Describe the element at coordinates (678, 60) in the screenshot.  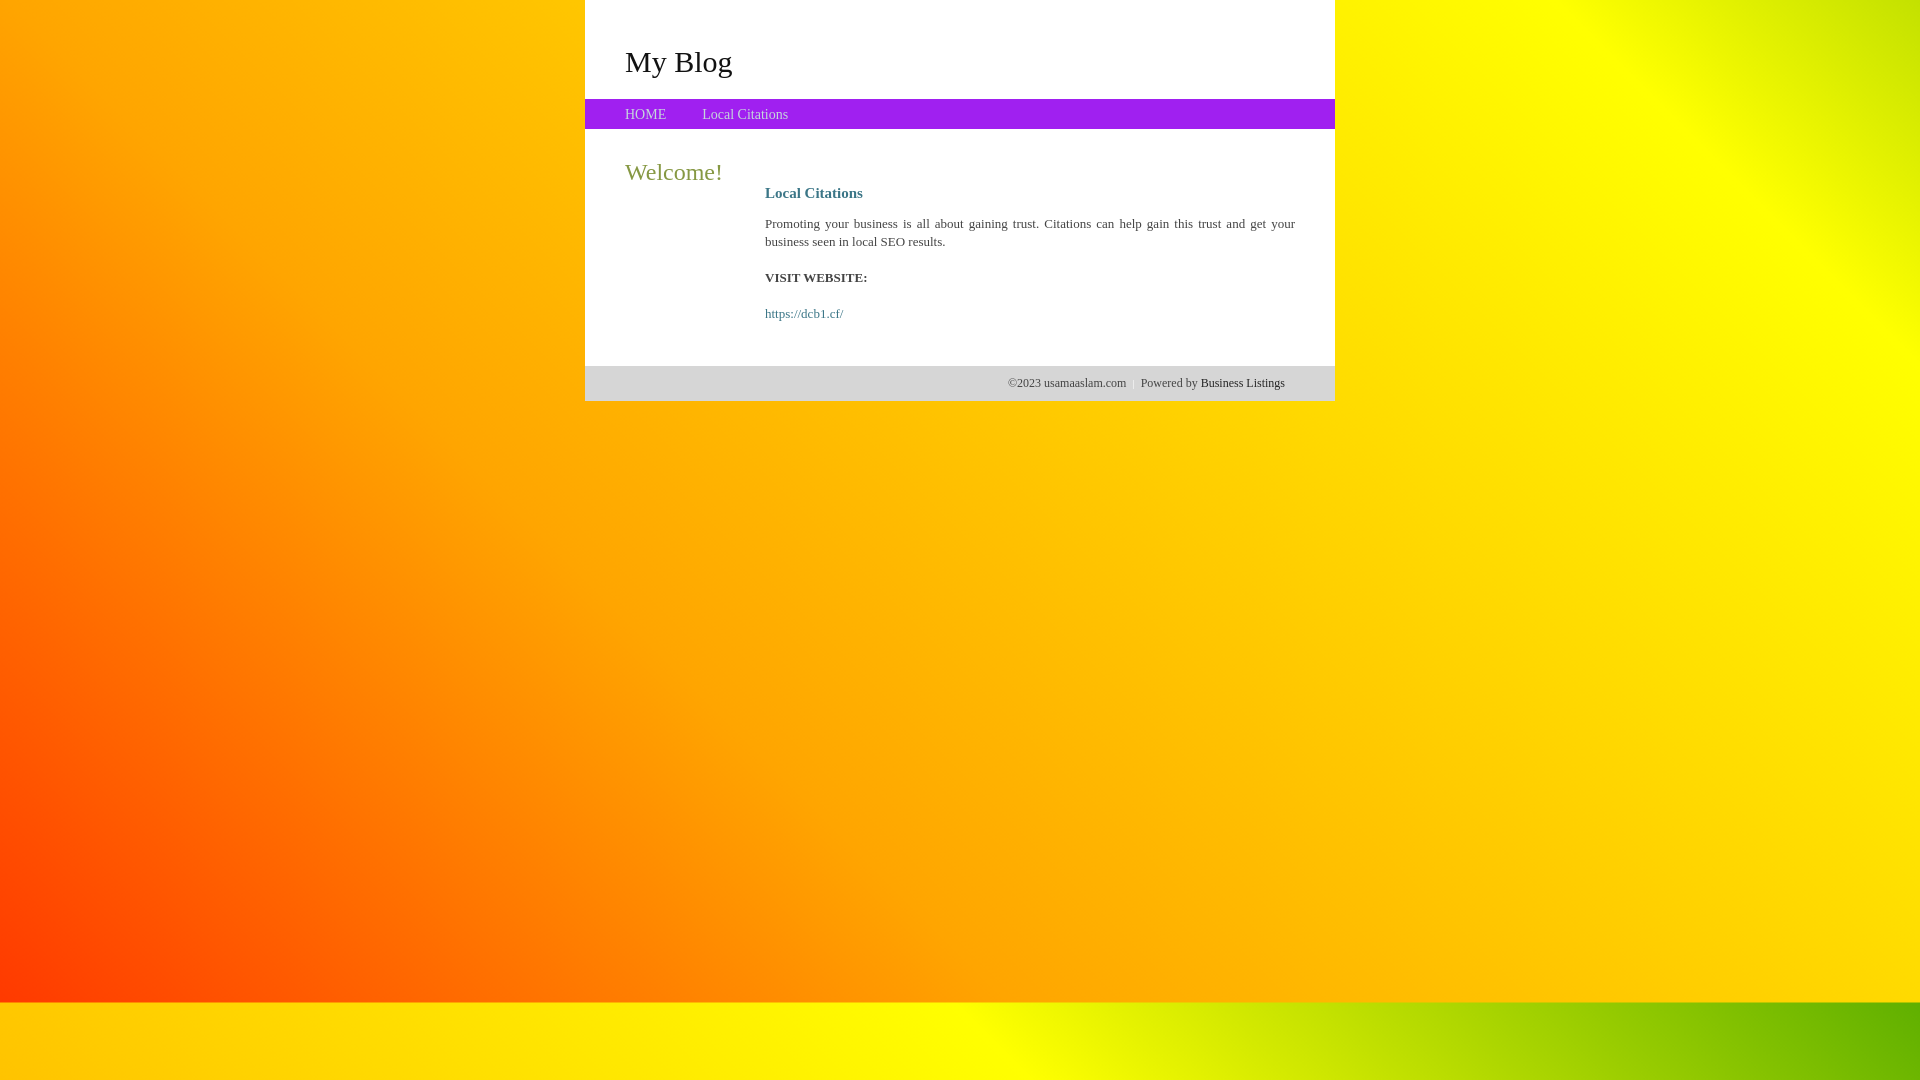
I see `'My Blog'` at that location.